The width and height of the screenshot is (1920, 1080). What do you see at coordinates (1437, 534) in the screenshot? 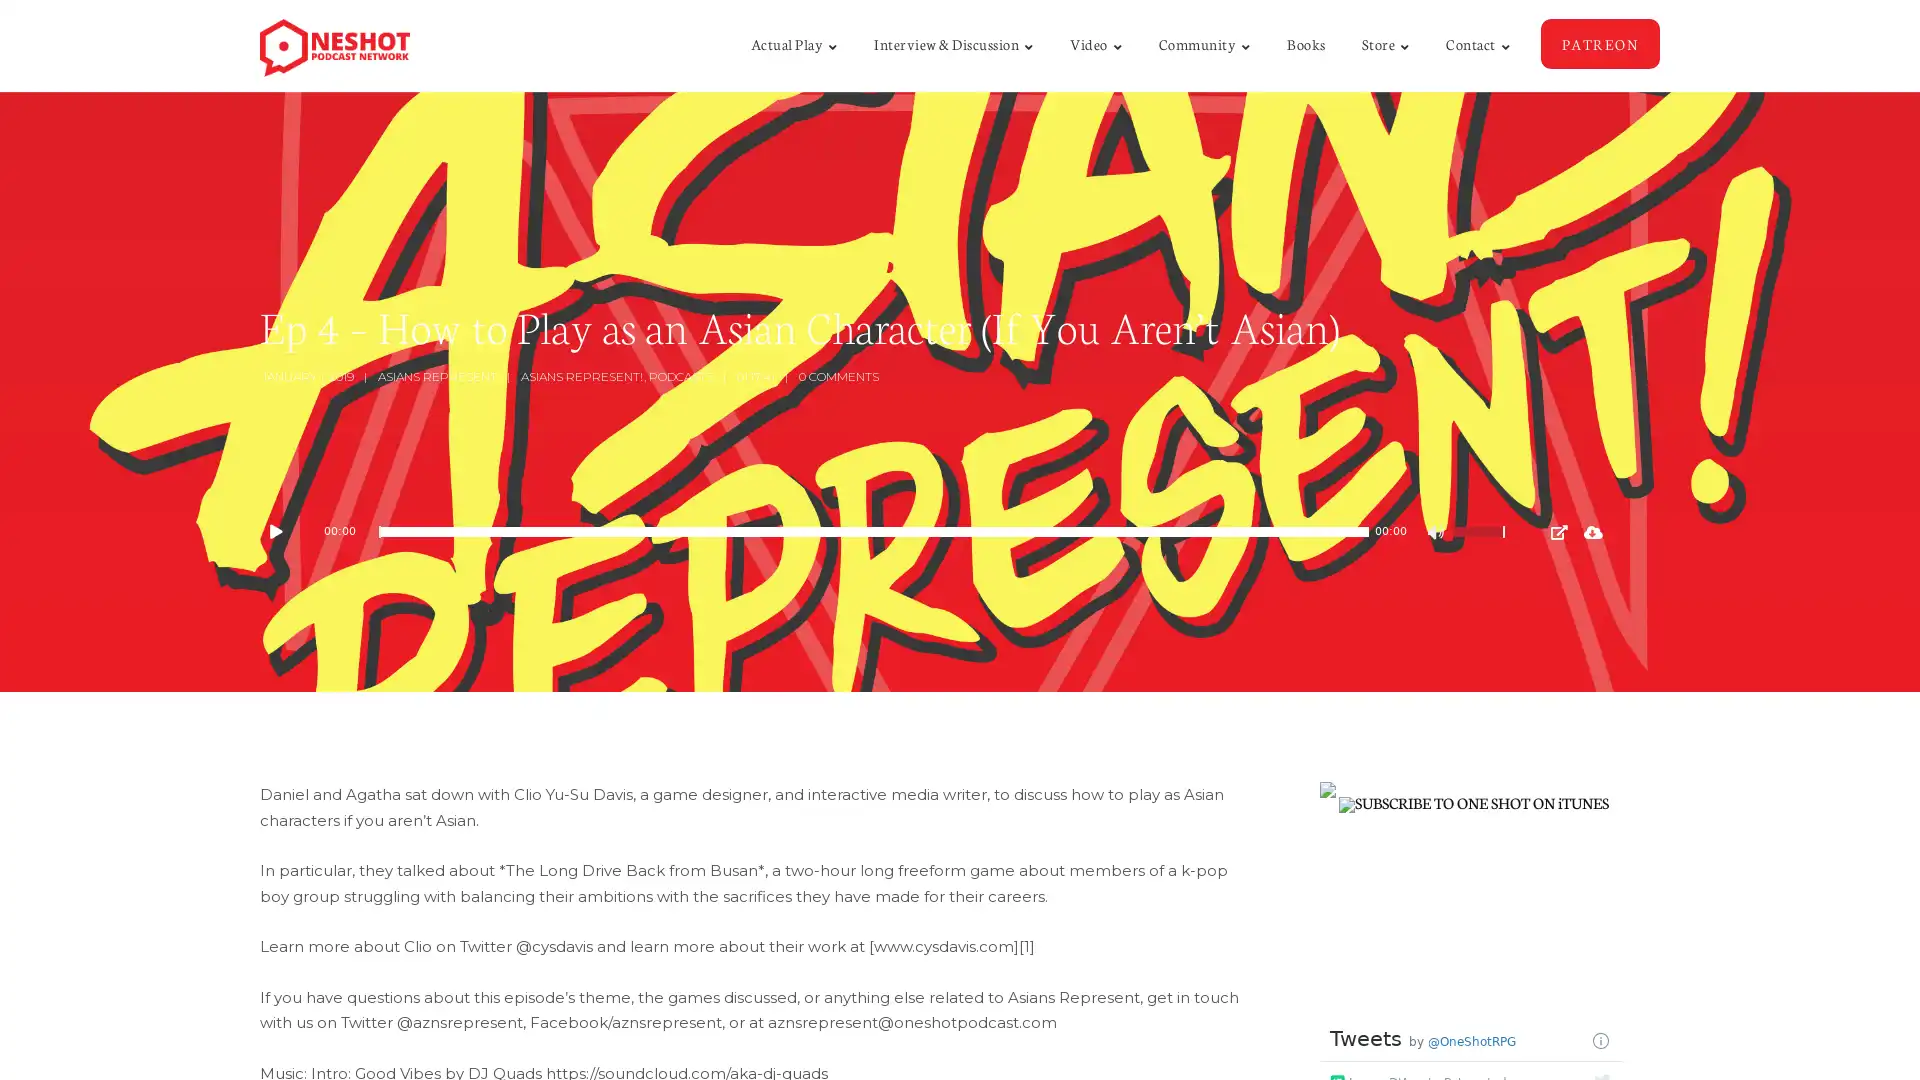
I see `Mute` at bounding box center [1437, 534].